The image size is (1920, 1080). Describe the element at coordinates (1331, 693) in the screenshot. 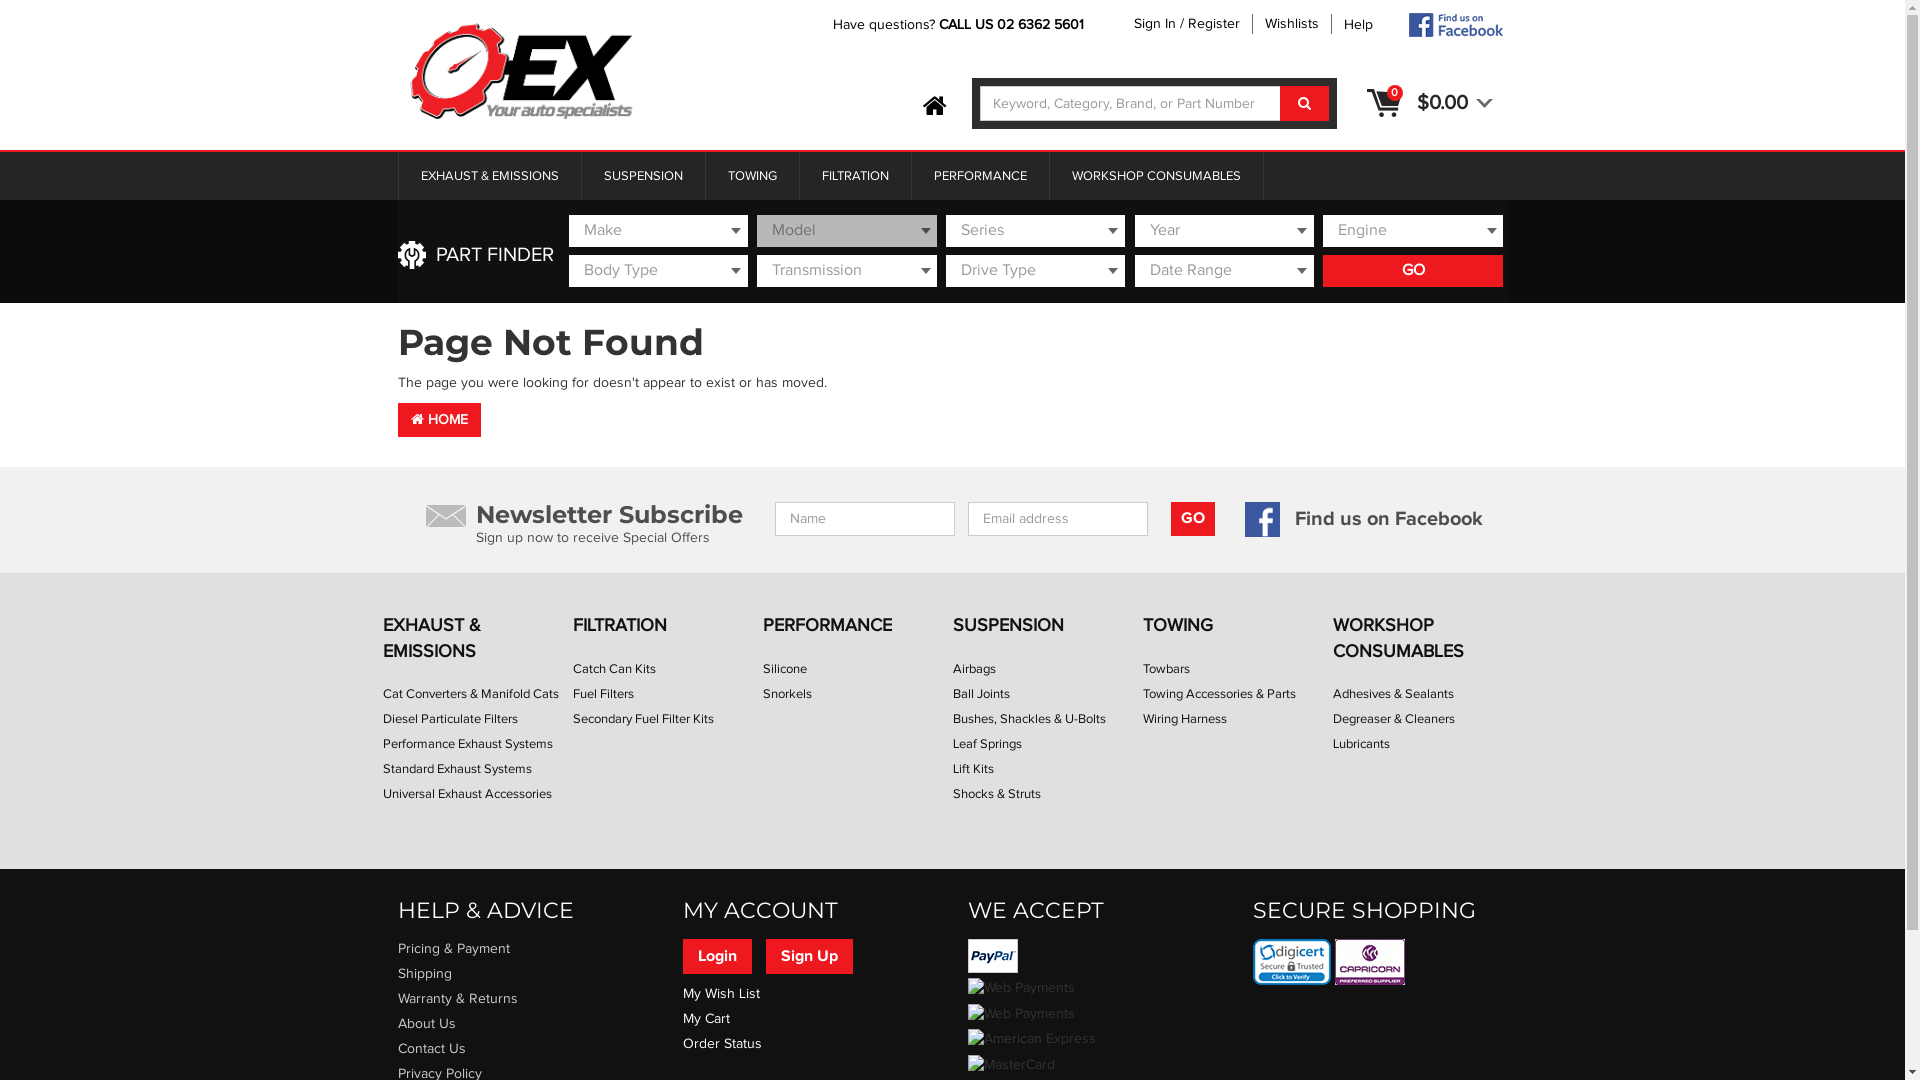

I see `'Adhesives & Sealants'` at that location.